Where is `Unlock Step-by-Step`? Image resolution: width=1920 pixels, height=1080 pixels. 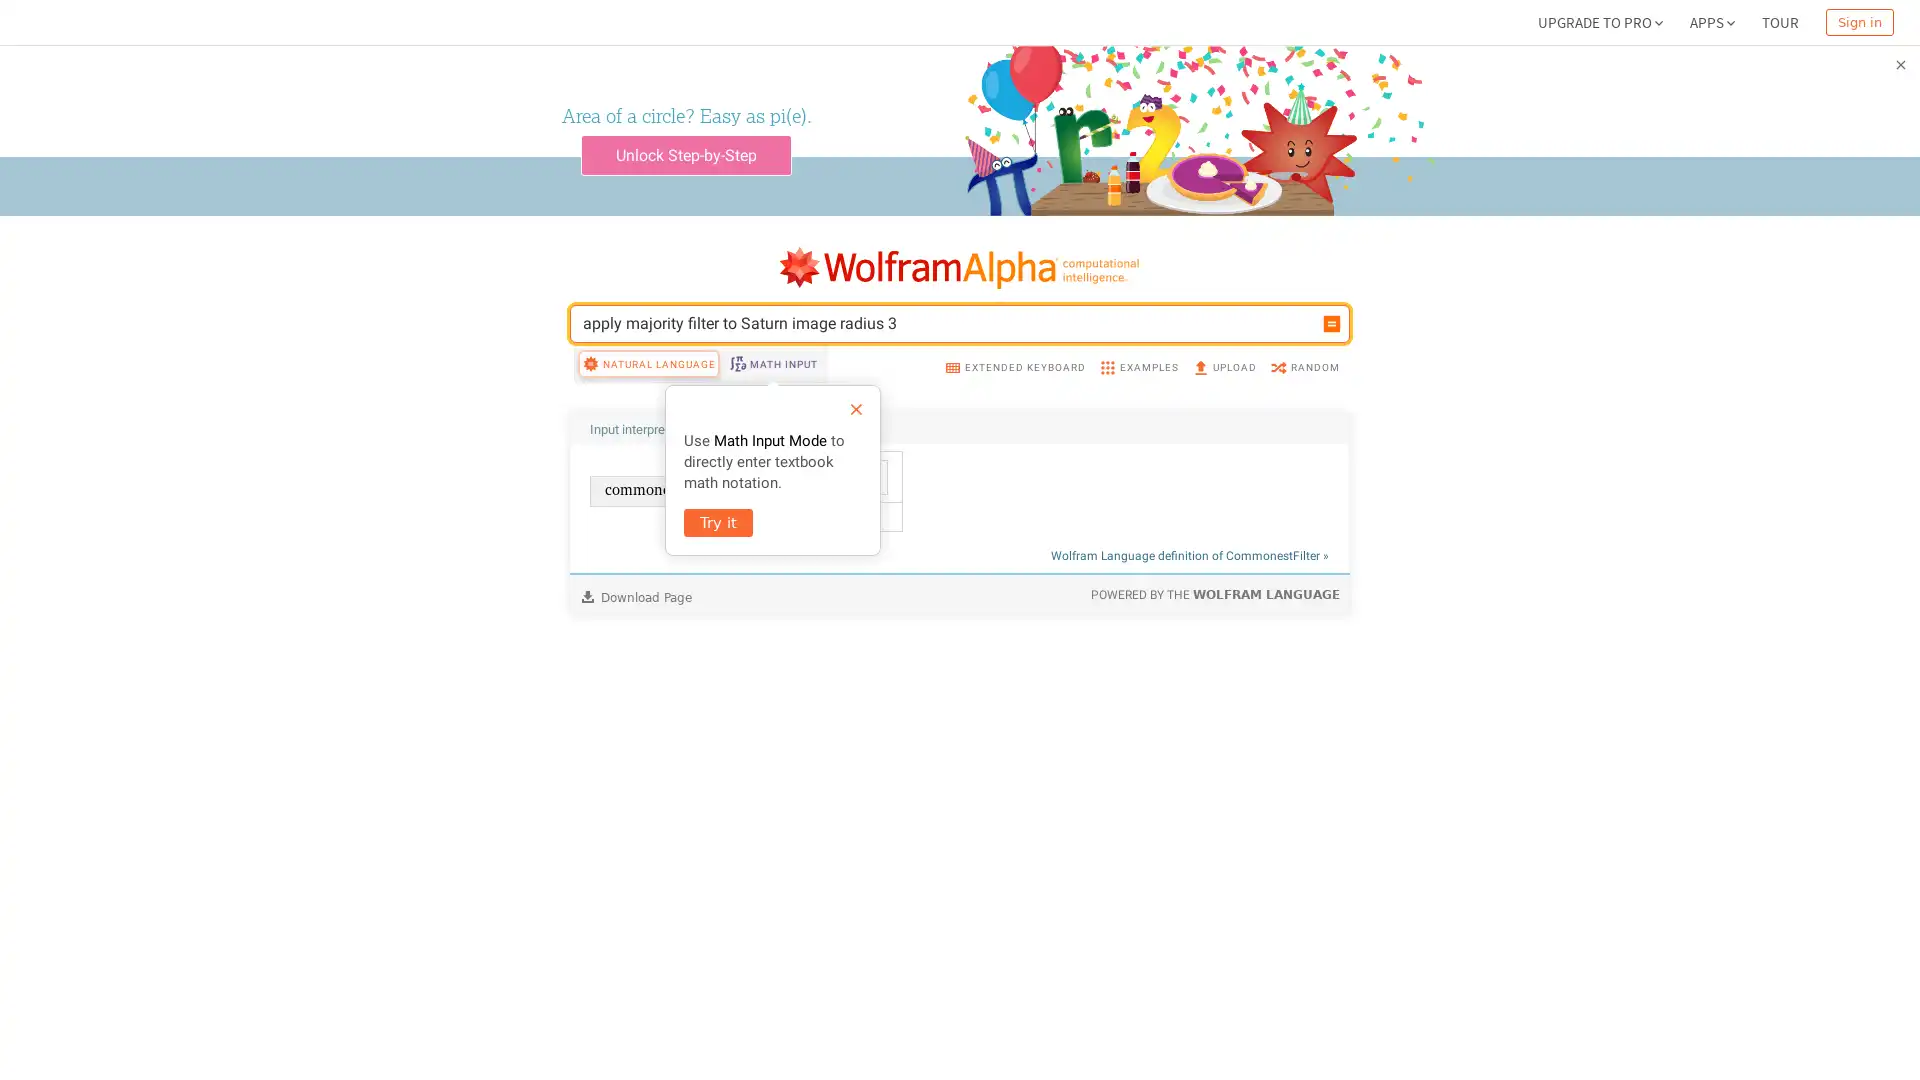 Unlock Step-by-Step is located at coordinates (686, 154).